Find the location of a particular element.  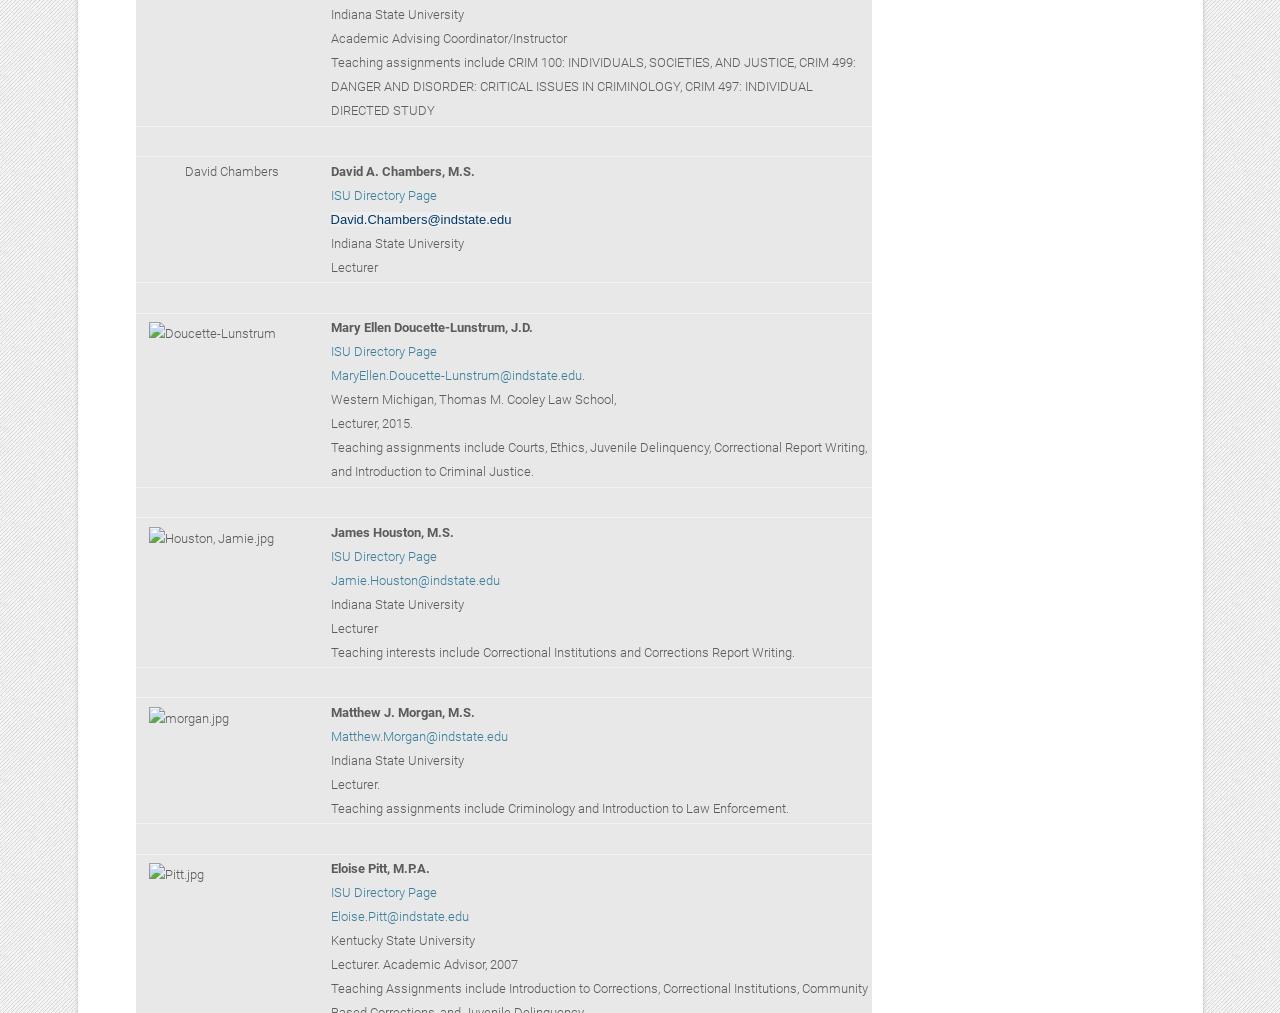

'Jamie.Houston@indstate.edu' is located at coordinates (413, 579).